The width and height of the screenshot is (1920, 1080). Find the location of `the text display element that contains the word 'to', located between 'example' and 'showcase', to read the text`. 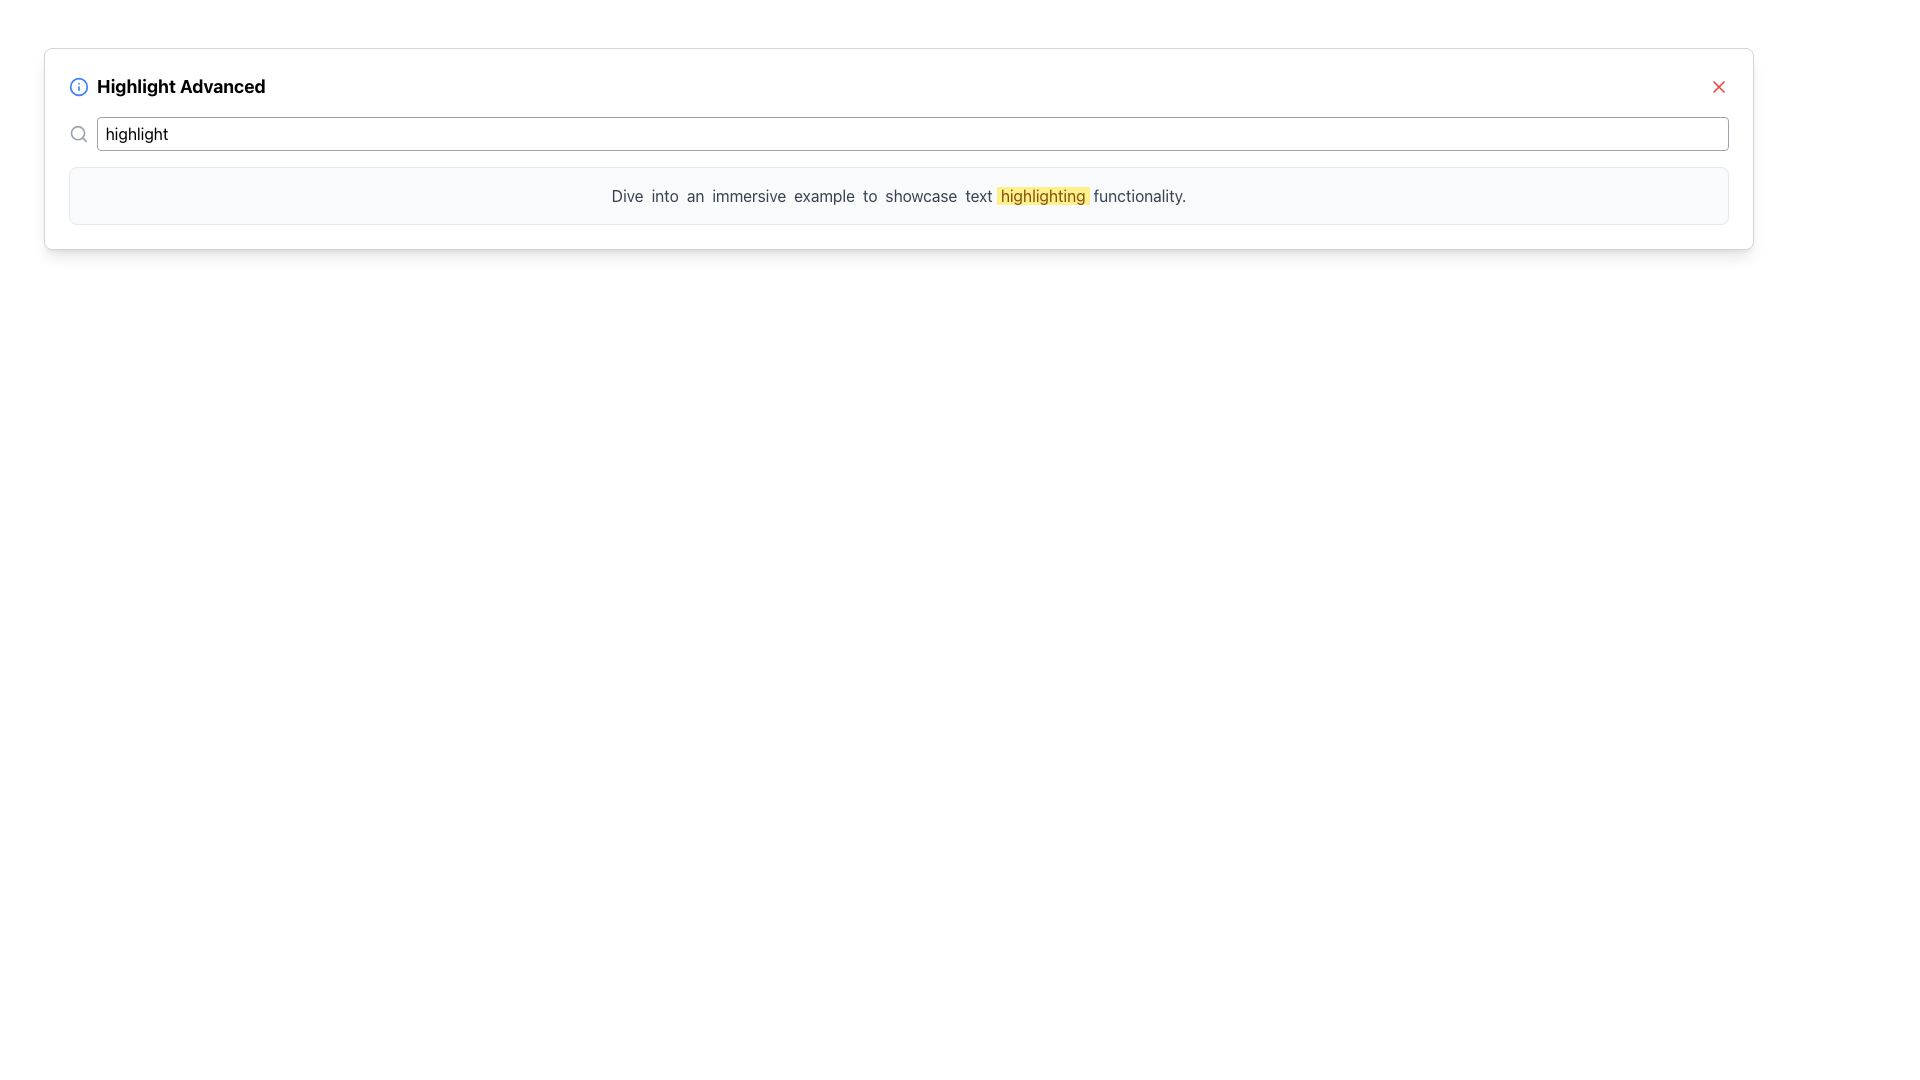

the text display element that contains the word 'to', located between 'example' and 'showcase', to read the text is located at coordinates (870, 196).